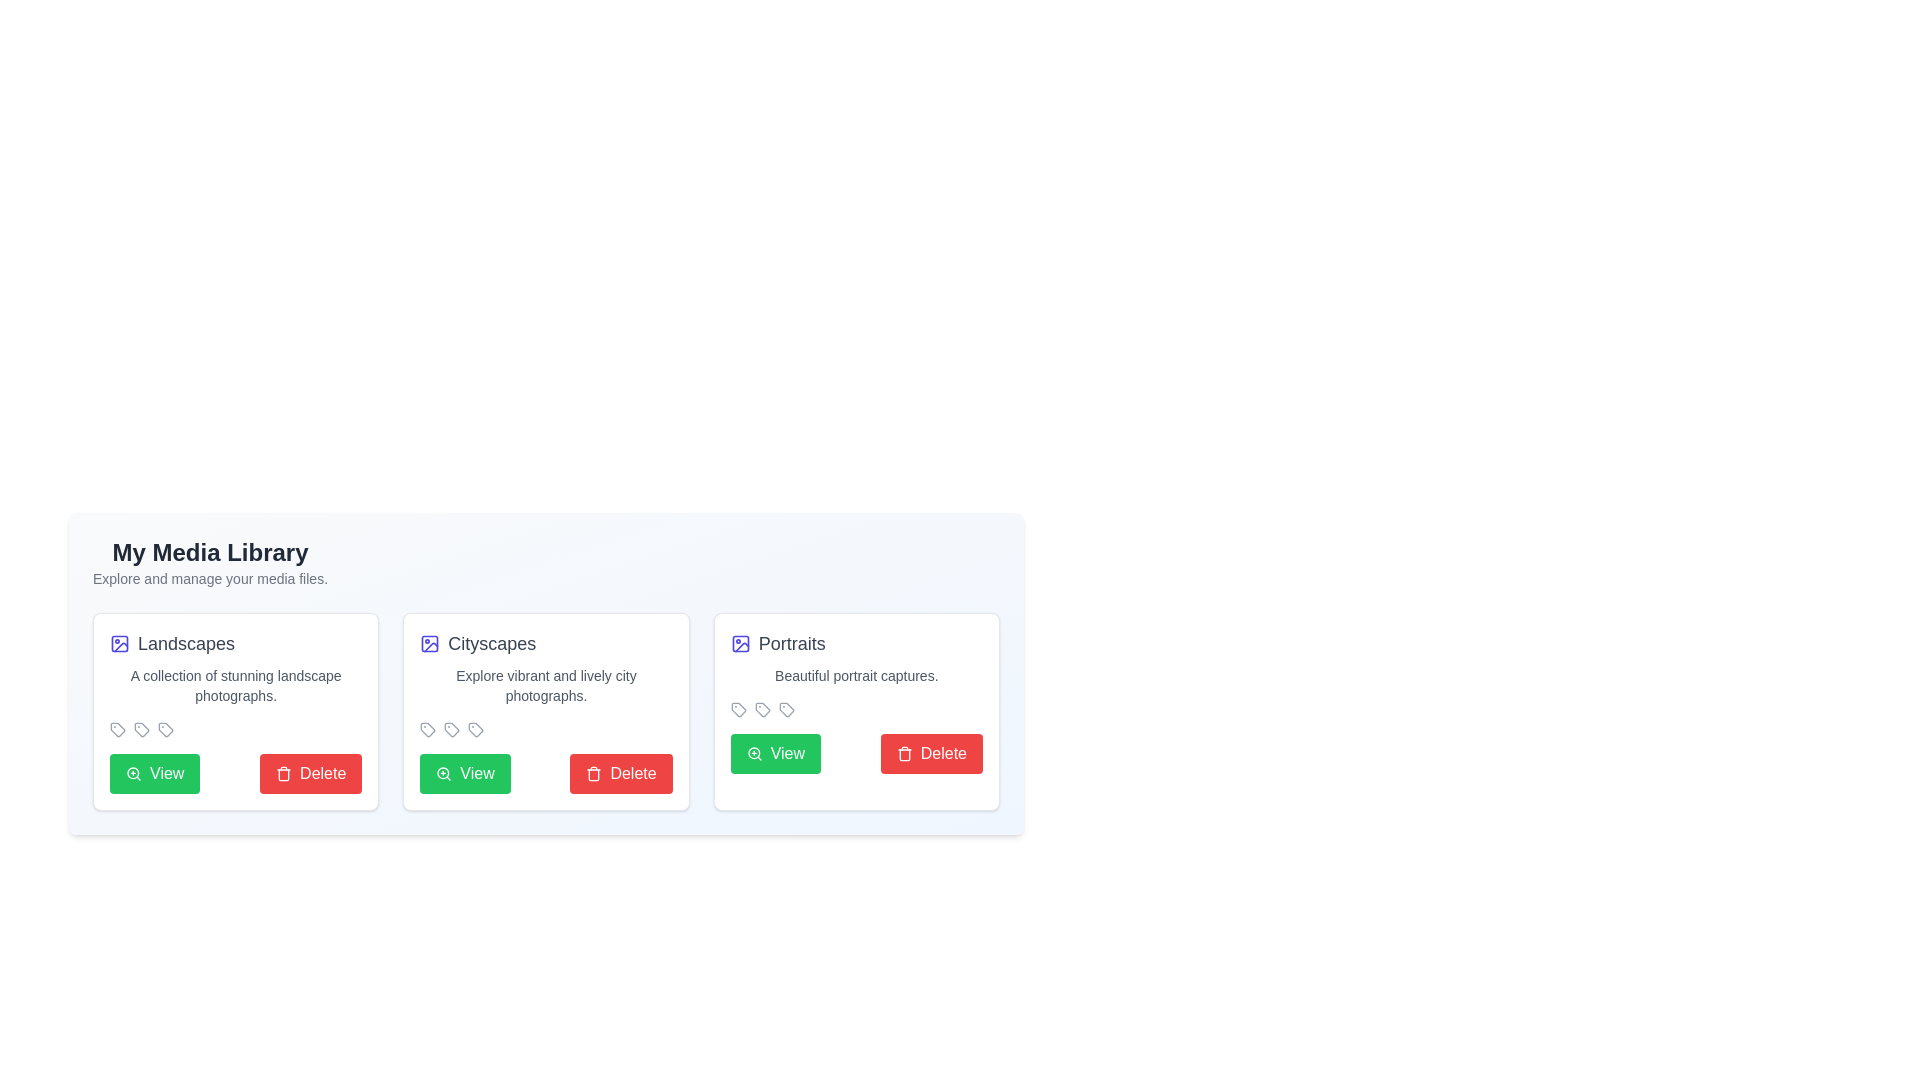 This screenshot has height=1080, width=1920. Describe the element at coordinates (117, 729) in the screenshot. I see `the first tag icon located at the top left corner of the 'Landscapes' card` at that location.